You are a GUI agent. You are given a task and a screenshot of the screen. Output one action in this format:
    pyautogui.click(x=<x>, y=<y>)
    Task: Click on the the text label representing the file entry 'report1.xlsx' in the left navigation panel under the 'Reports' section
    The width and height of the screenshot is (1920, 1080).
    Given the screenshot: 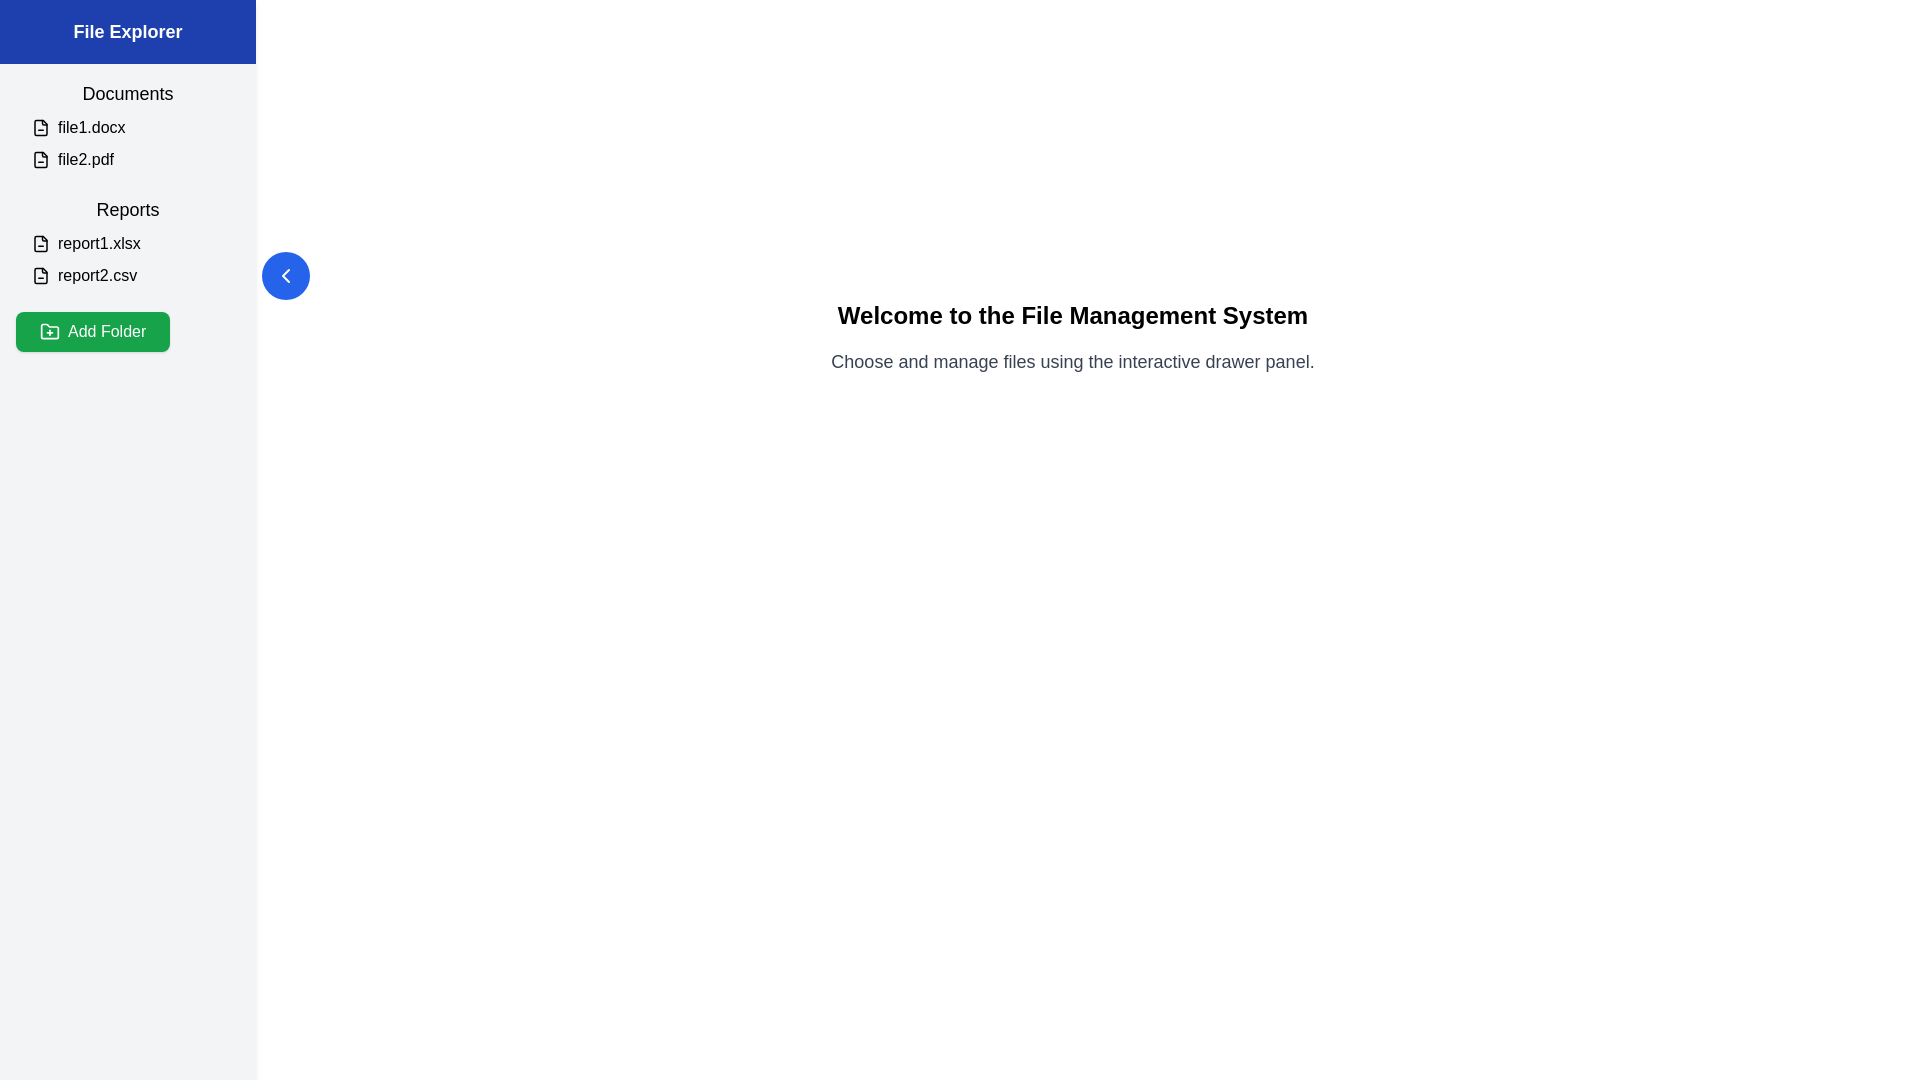 What is the action you would take?
    pyautogui.click(x=134, y=242)
    